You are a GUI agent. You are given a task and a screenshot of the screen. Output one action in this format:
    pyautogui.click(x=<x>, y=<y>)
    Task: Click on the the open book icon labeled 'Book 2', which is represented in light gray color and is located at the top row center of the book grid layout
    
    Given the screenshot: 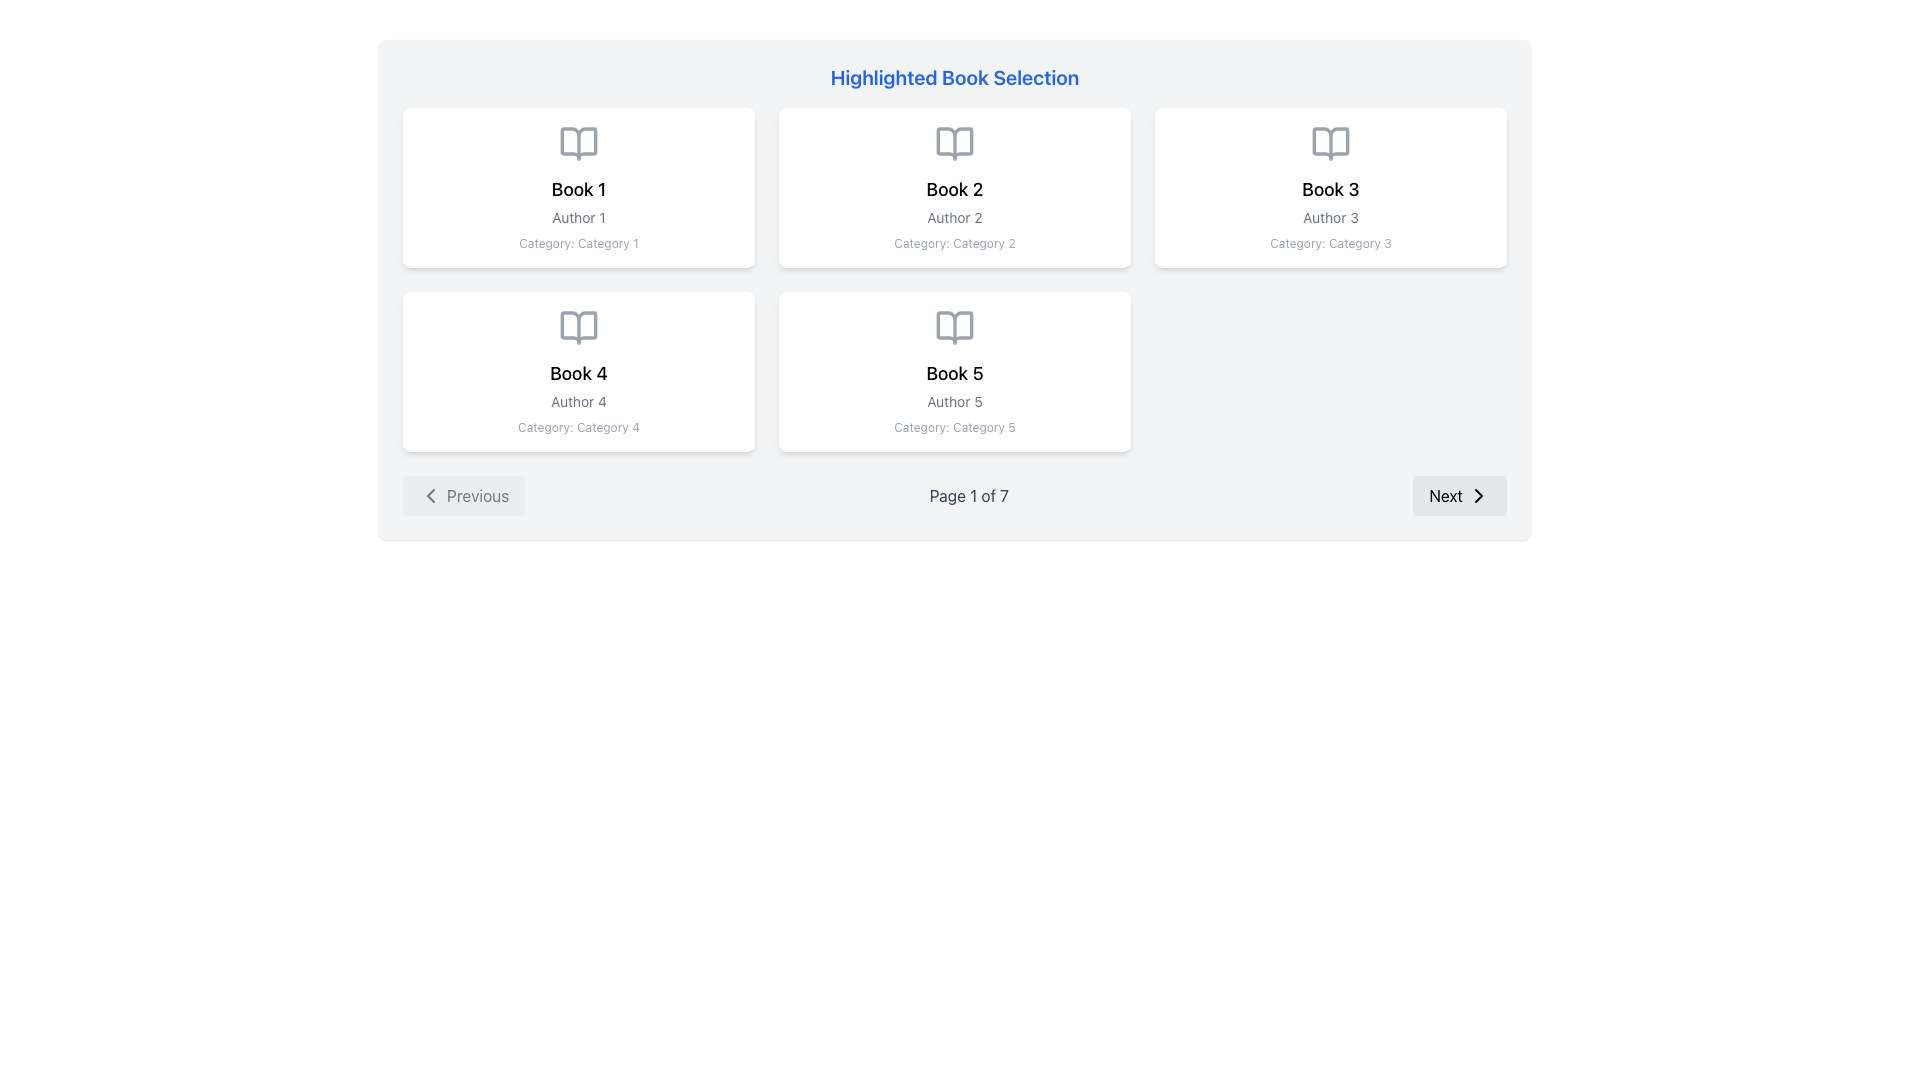 What is the action you would take?
    pyautogui.click(x=954, y=142)
    